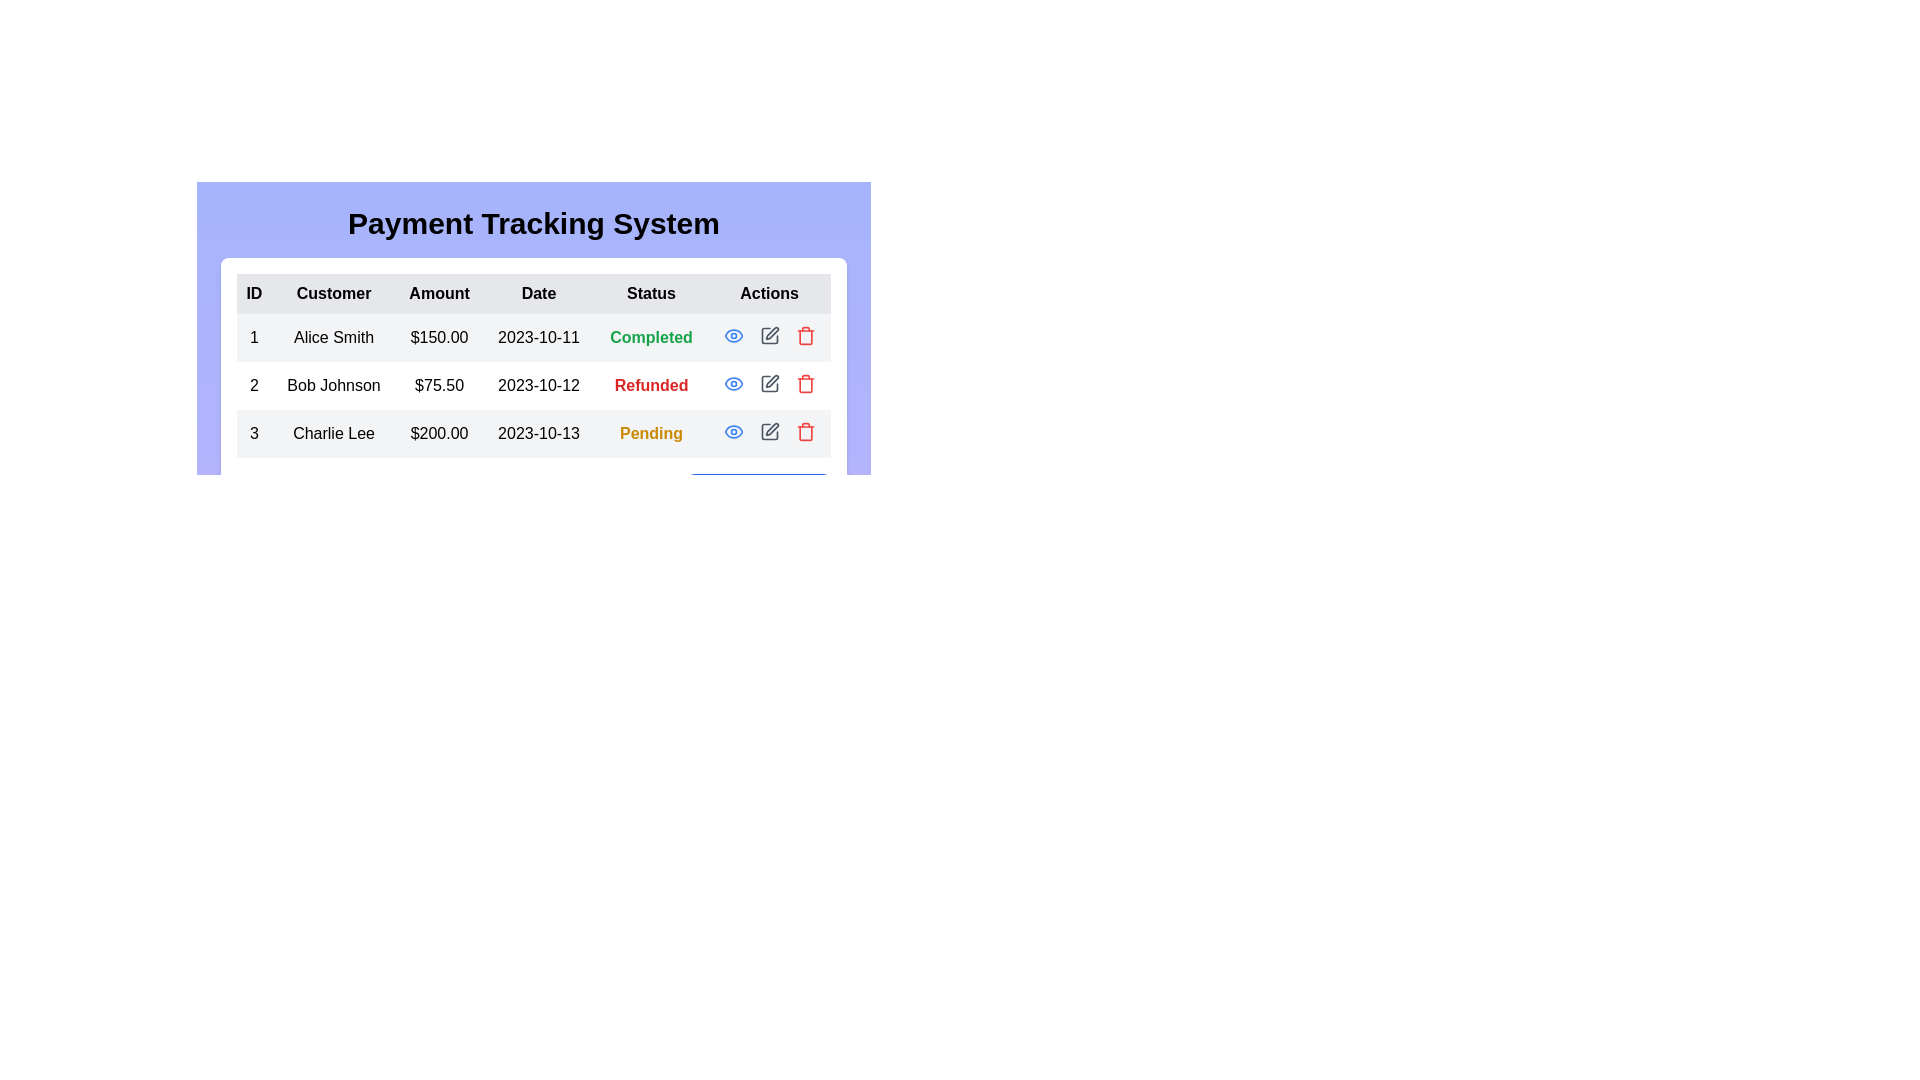  I want to click on the Trash Bin icon located in the Actions column of the table for the third row entry for Charlie Lee, which symbolizes the deletion operation, so click(805, 336).